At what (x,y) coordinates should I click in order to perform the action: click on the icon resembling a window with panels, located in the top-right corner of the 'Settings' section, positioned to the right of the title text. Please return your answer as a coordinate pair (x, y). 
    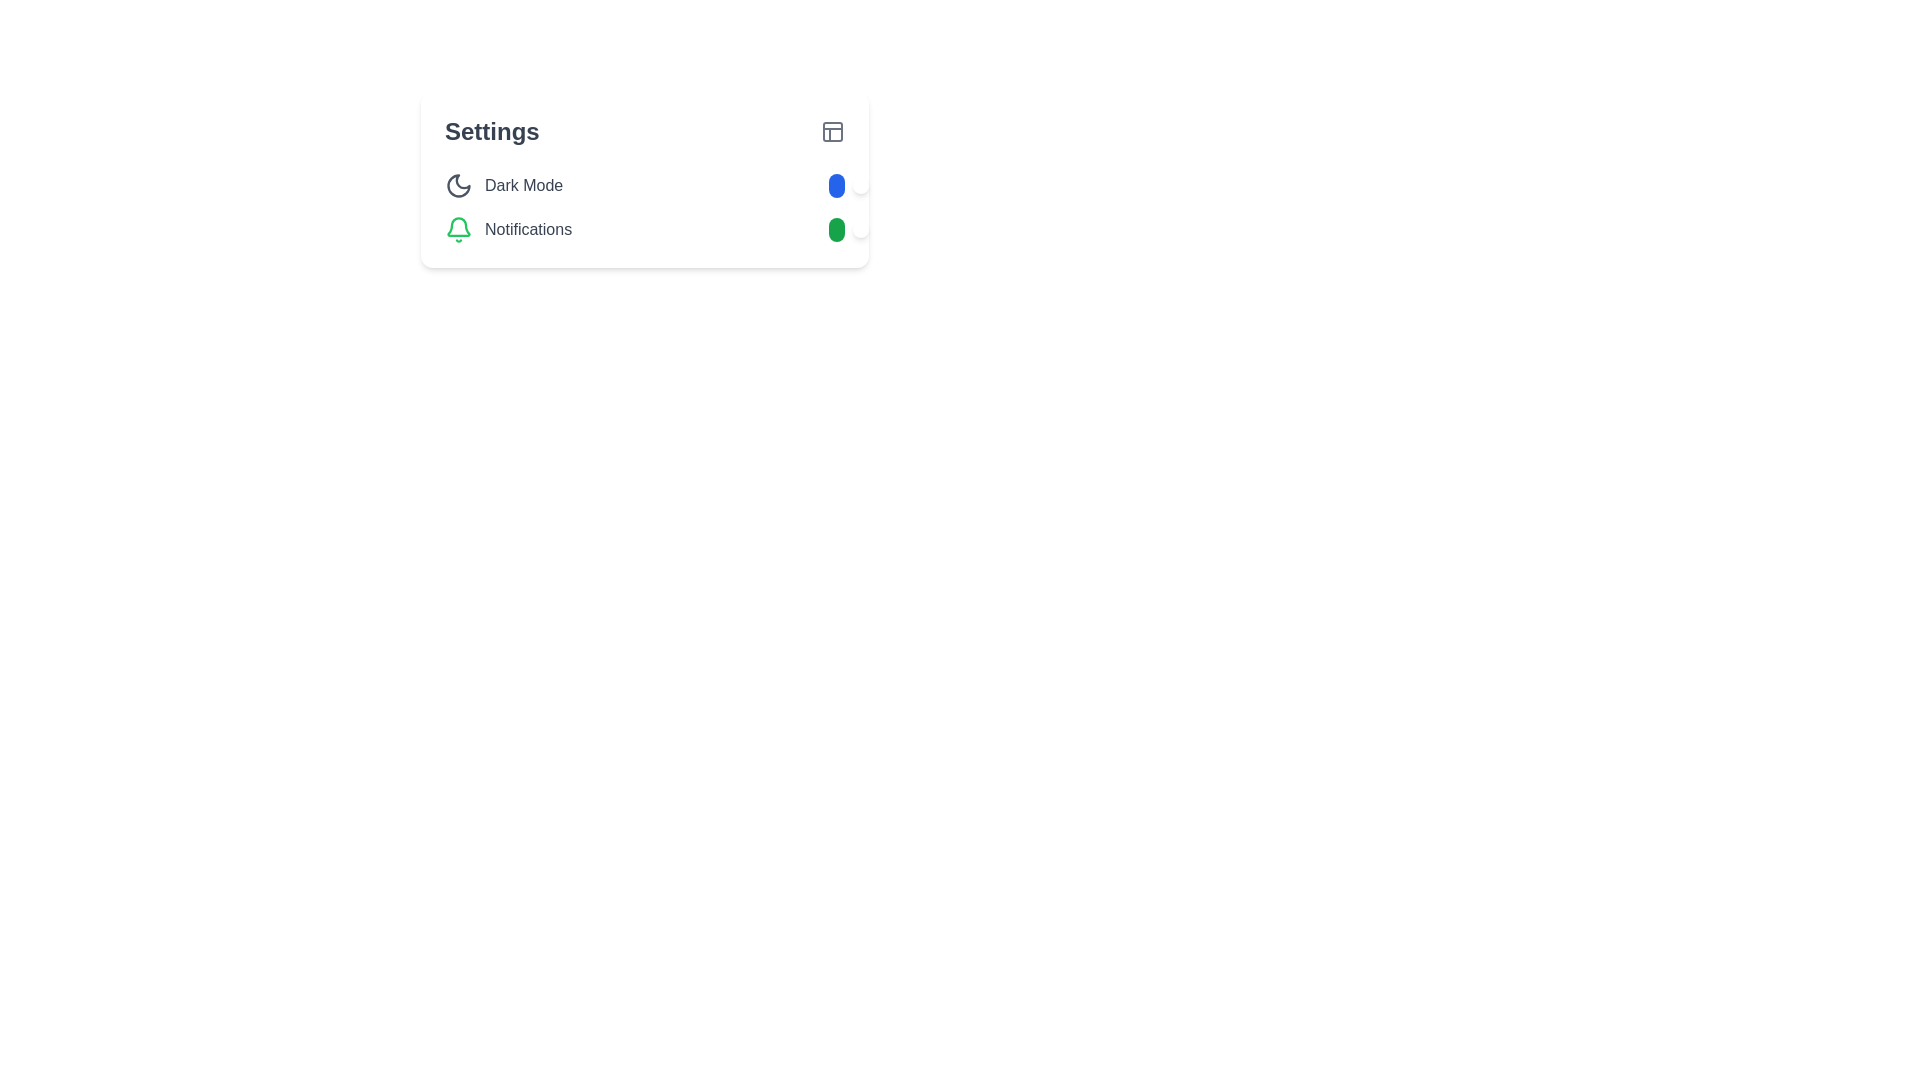
    Looking at the image, I should click on (833, 131).